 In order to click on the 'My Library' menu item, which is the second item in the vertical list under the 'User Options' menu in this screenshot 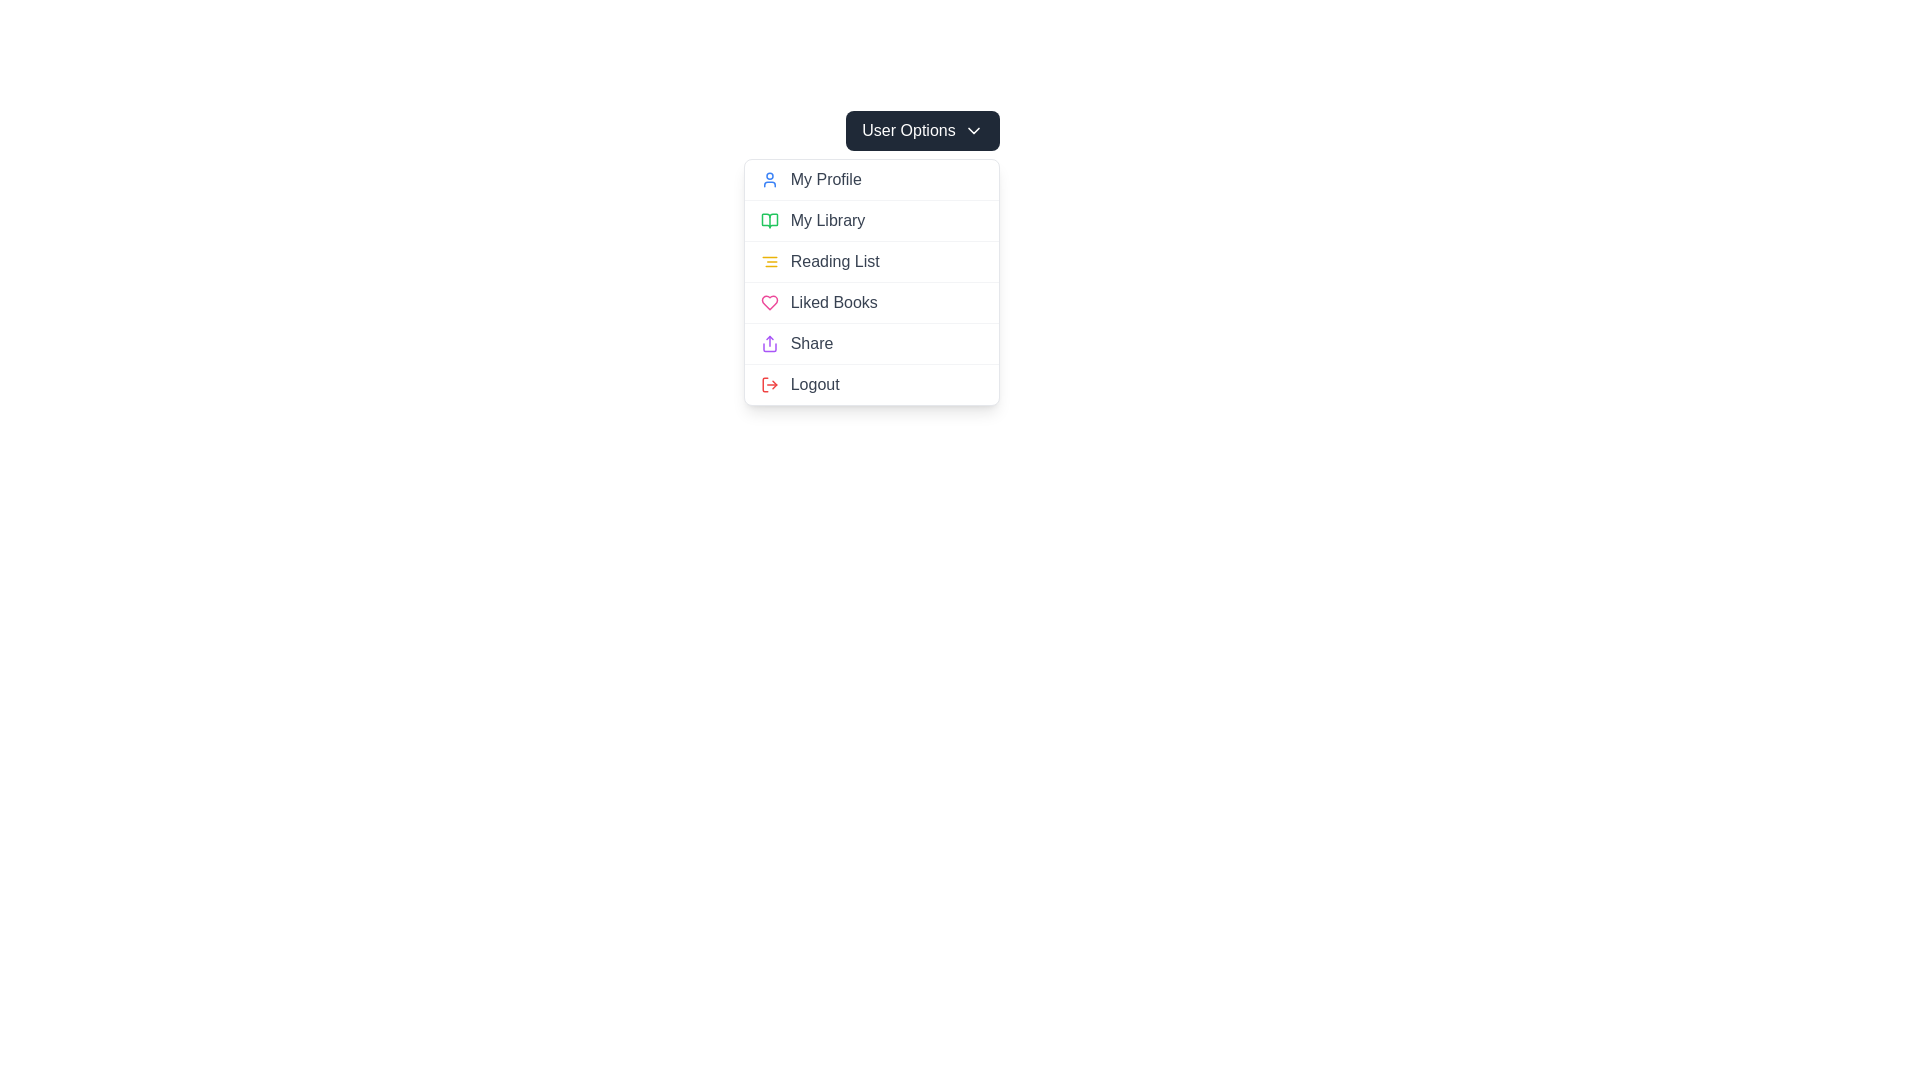, I will do `click(871, 220)`.